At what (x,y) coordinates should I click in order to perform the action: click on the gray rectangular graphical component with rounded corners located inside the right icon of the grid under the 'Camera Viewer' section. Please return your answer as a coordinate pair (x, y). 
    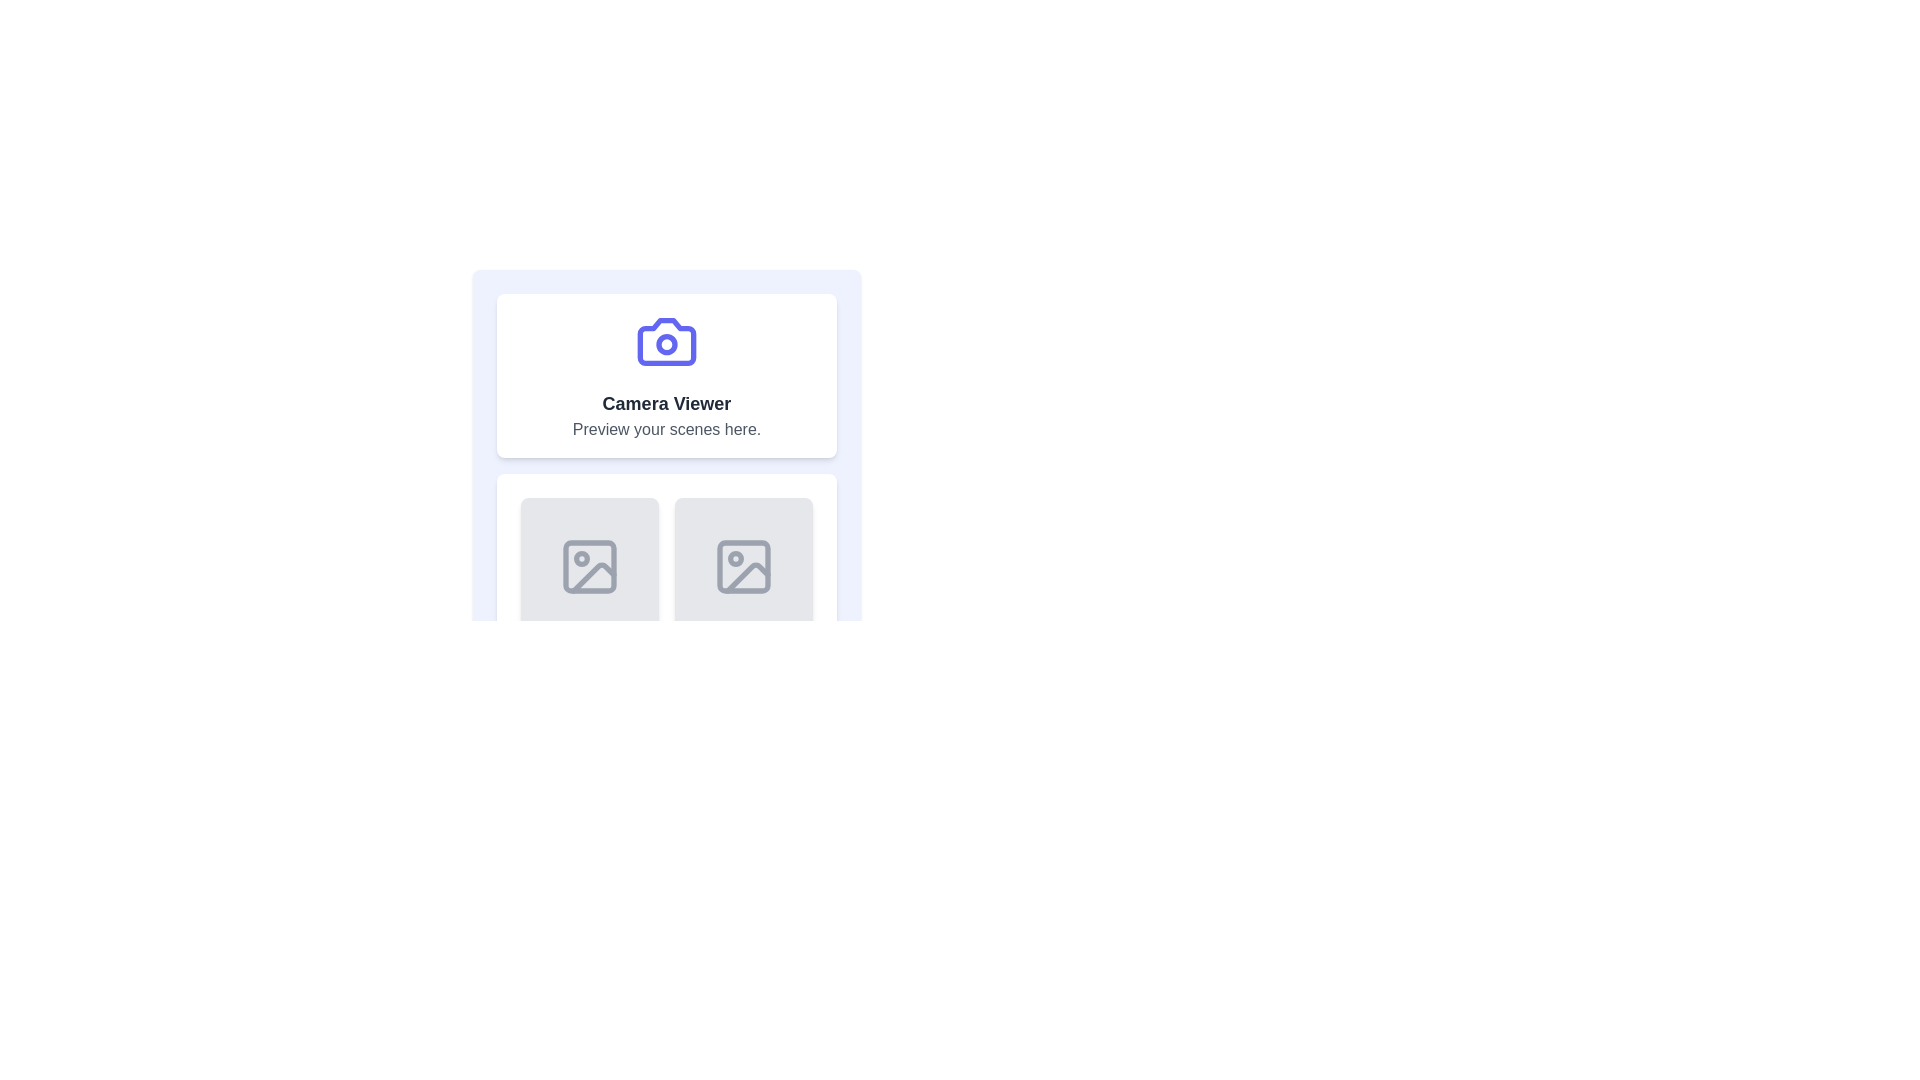
    Looking at the image, I should click on (743, 567).